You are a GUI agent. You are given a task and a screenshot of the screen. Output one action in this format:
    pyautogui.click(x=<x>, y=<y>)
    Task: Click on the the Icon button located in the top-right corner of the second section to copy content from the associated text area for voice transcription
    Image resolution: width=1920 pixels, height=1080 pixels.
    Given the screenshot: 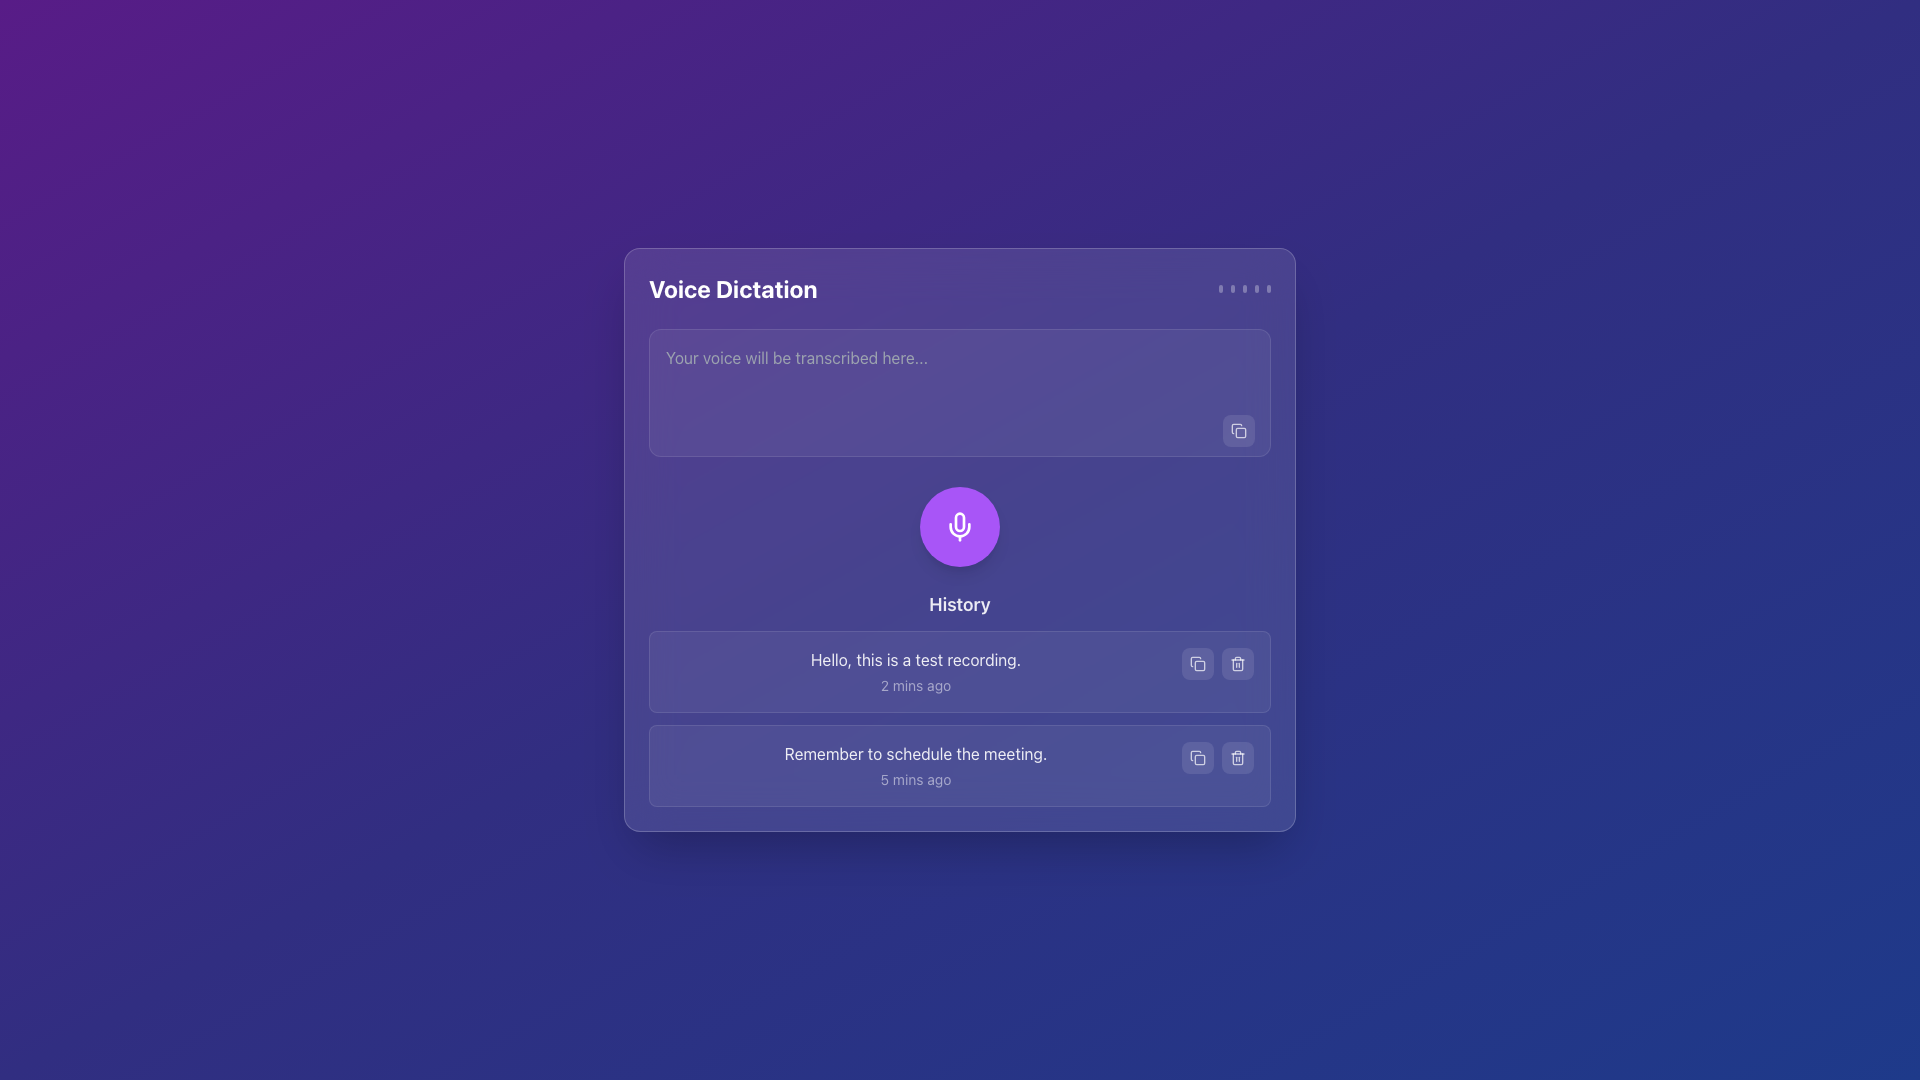 What is the action you would take?
    pyautogui.click(x=1237, y=430)
    